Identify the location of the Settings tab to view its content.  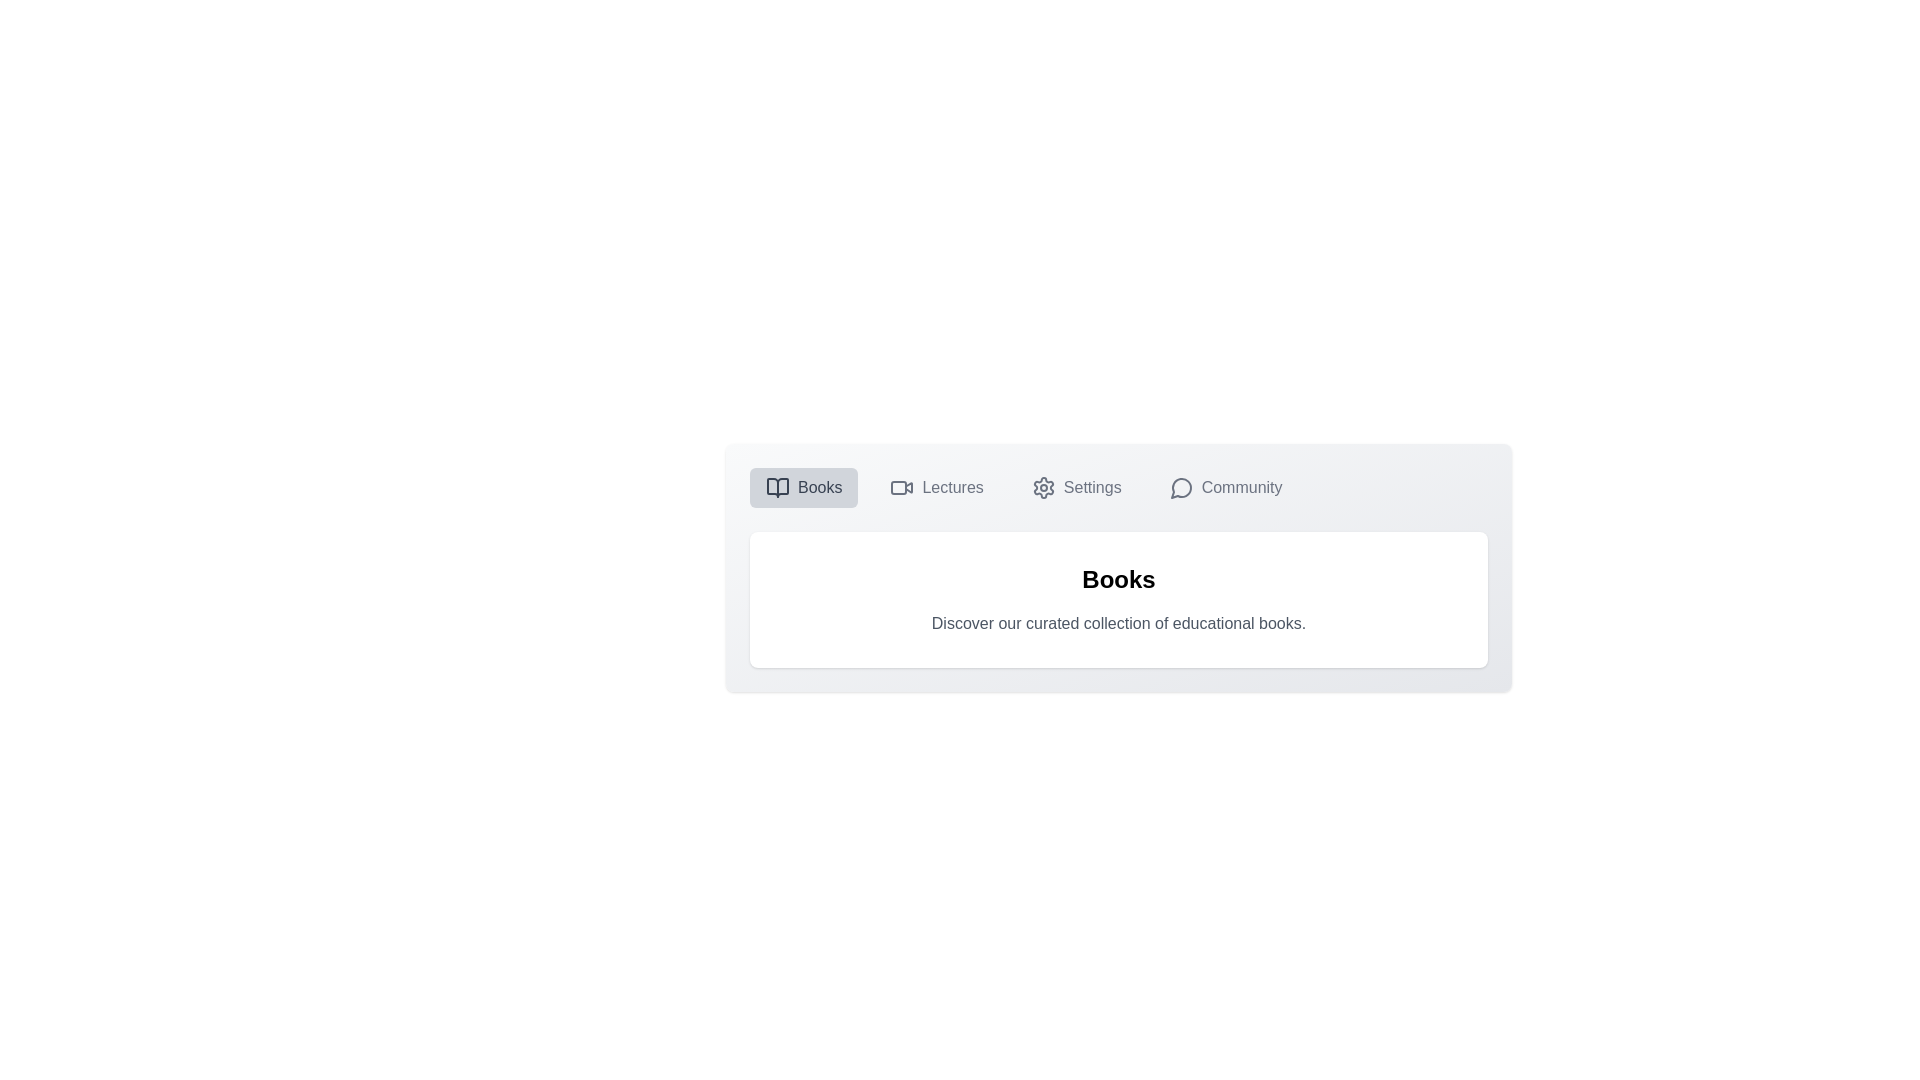
(1075, 488).